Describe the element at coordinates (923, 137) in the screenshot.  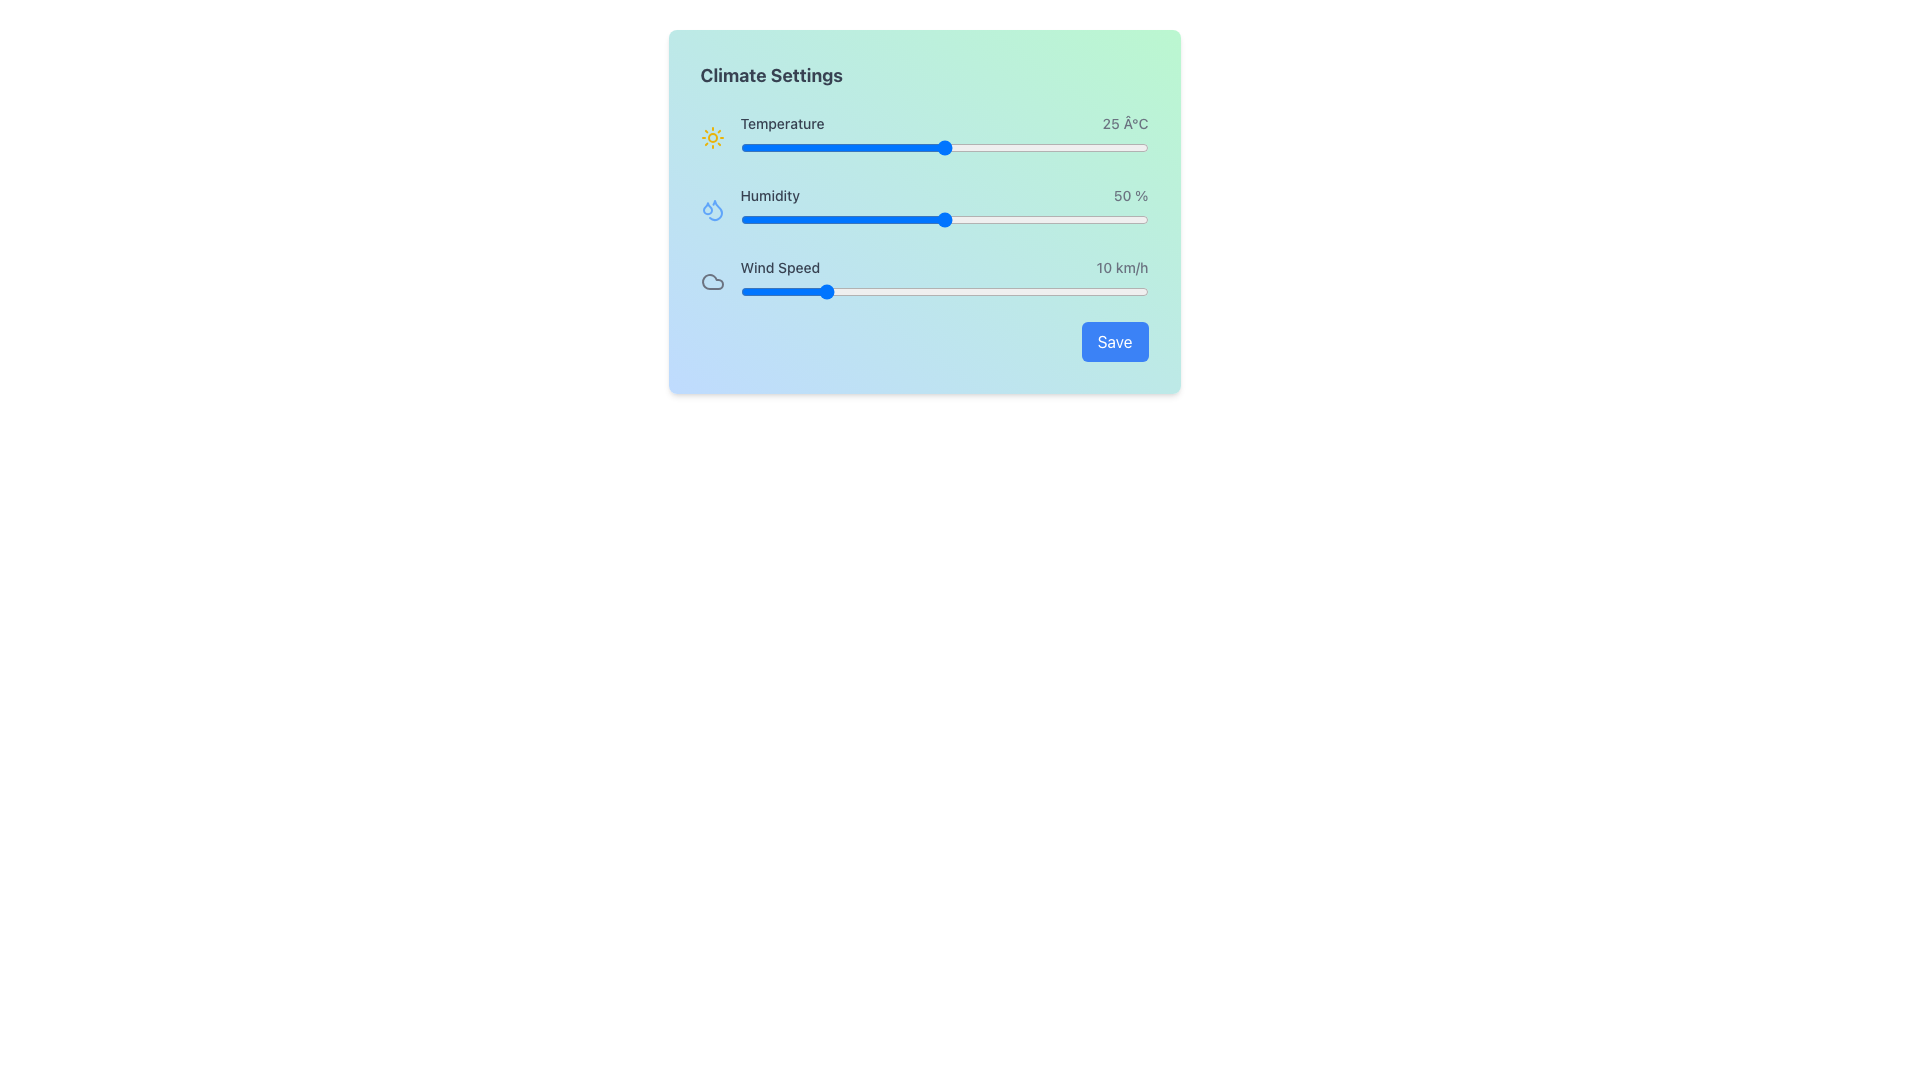
I see `the composite element displaying temperature information, which includes a yellow sun icon, the label 'Temperature', and a numerical value '25 °C'` at that location.